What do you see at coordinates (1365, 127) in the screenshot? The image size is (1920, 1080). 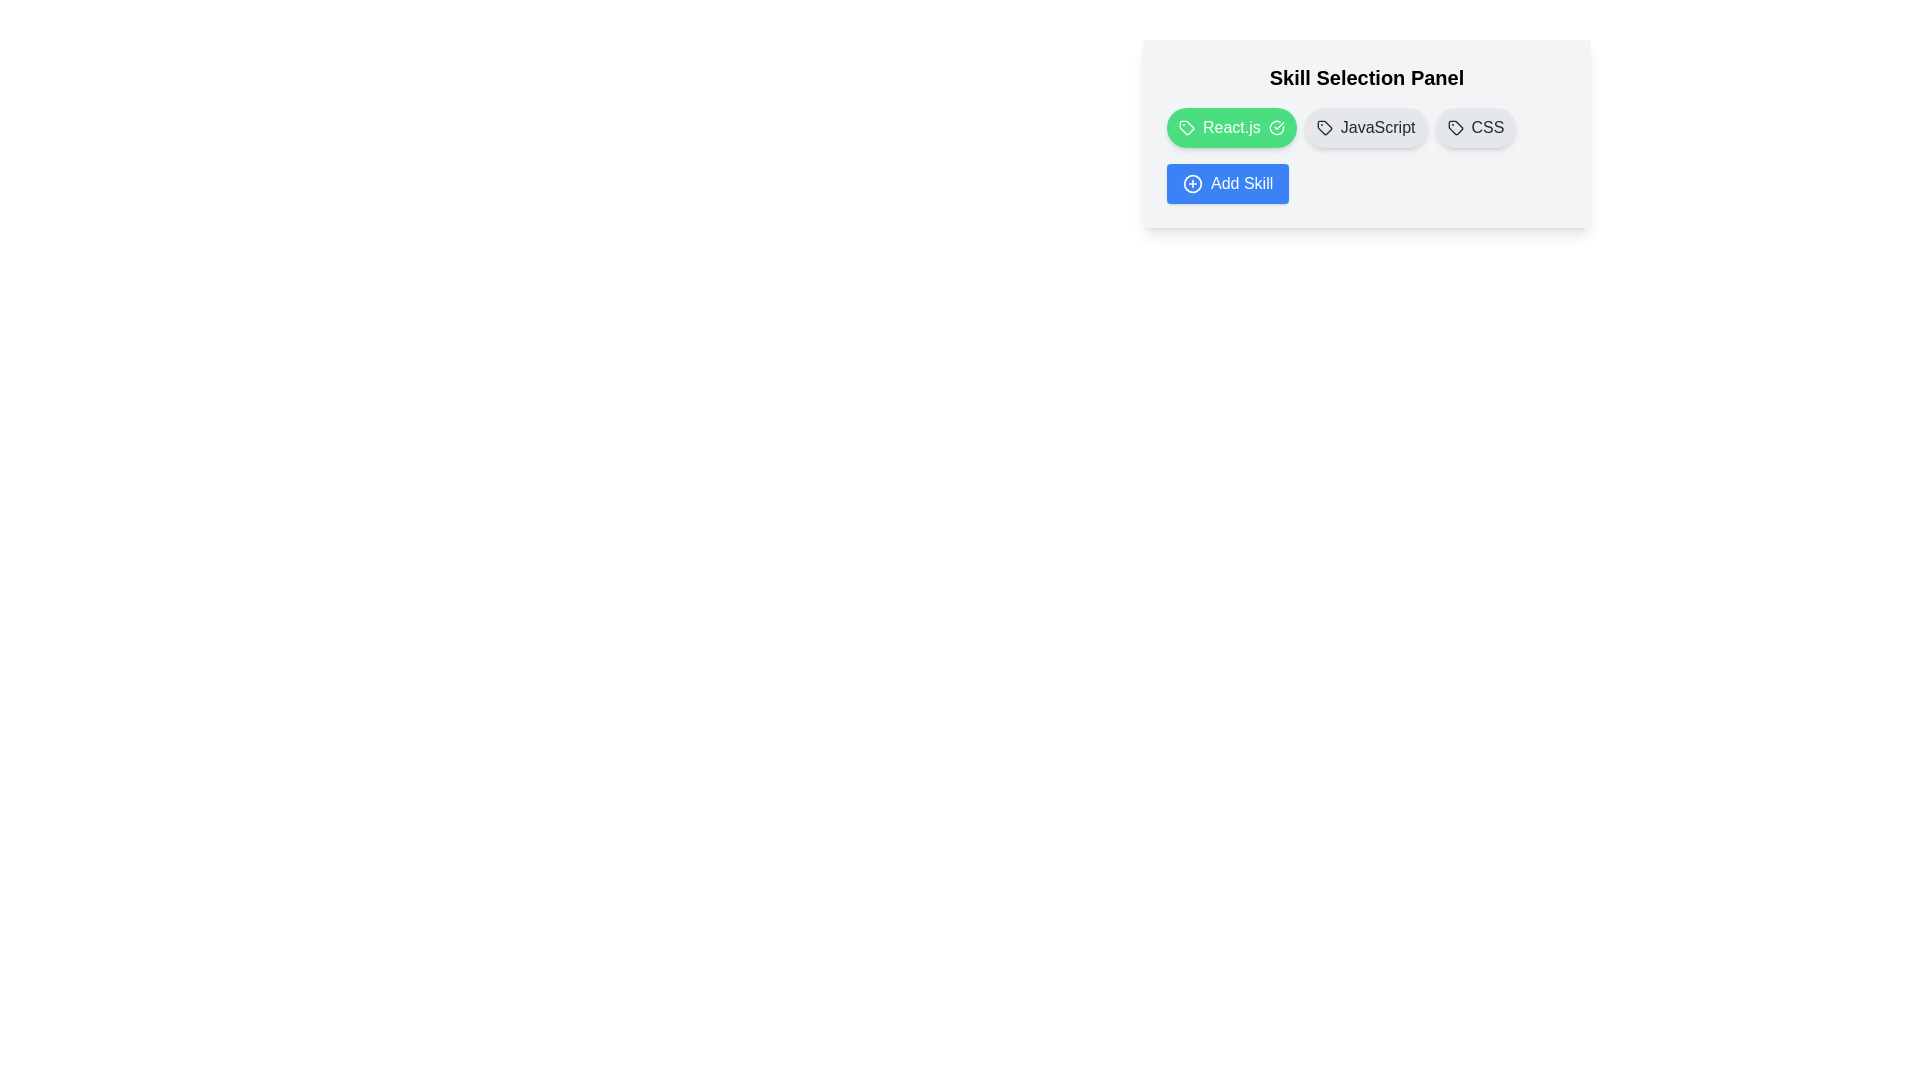 I see `the pill-shaped button labeled 'JavaScript' with a light gray background` at bounding box center [1365, 127].